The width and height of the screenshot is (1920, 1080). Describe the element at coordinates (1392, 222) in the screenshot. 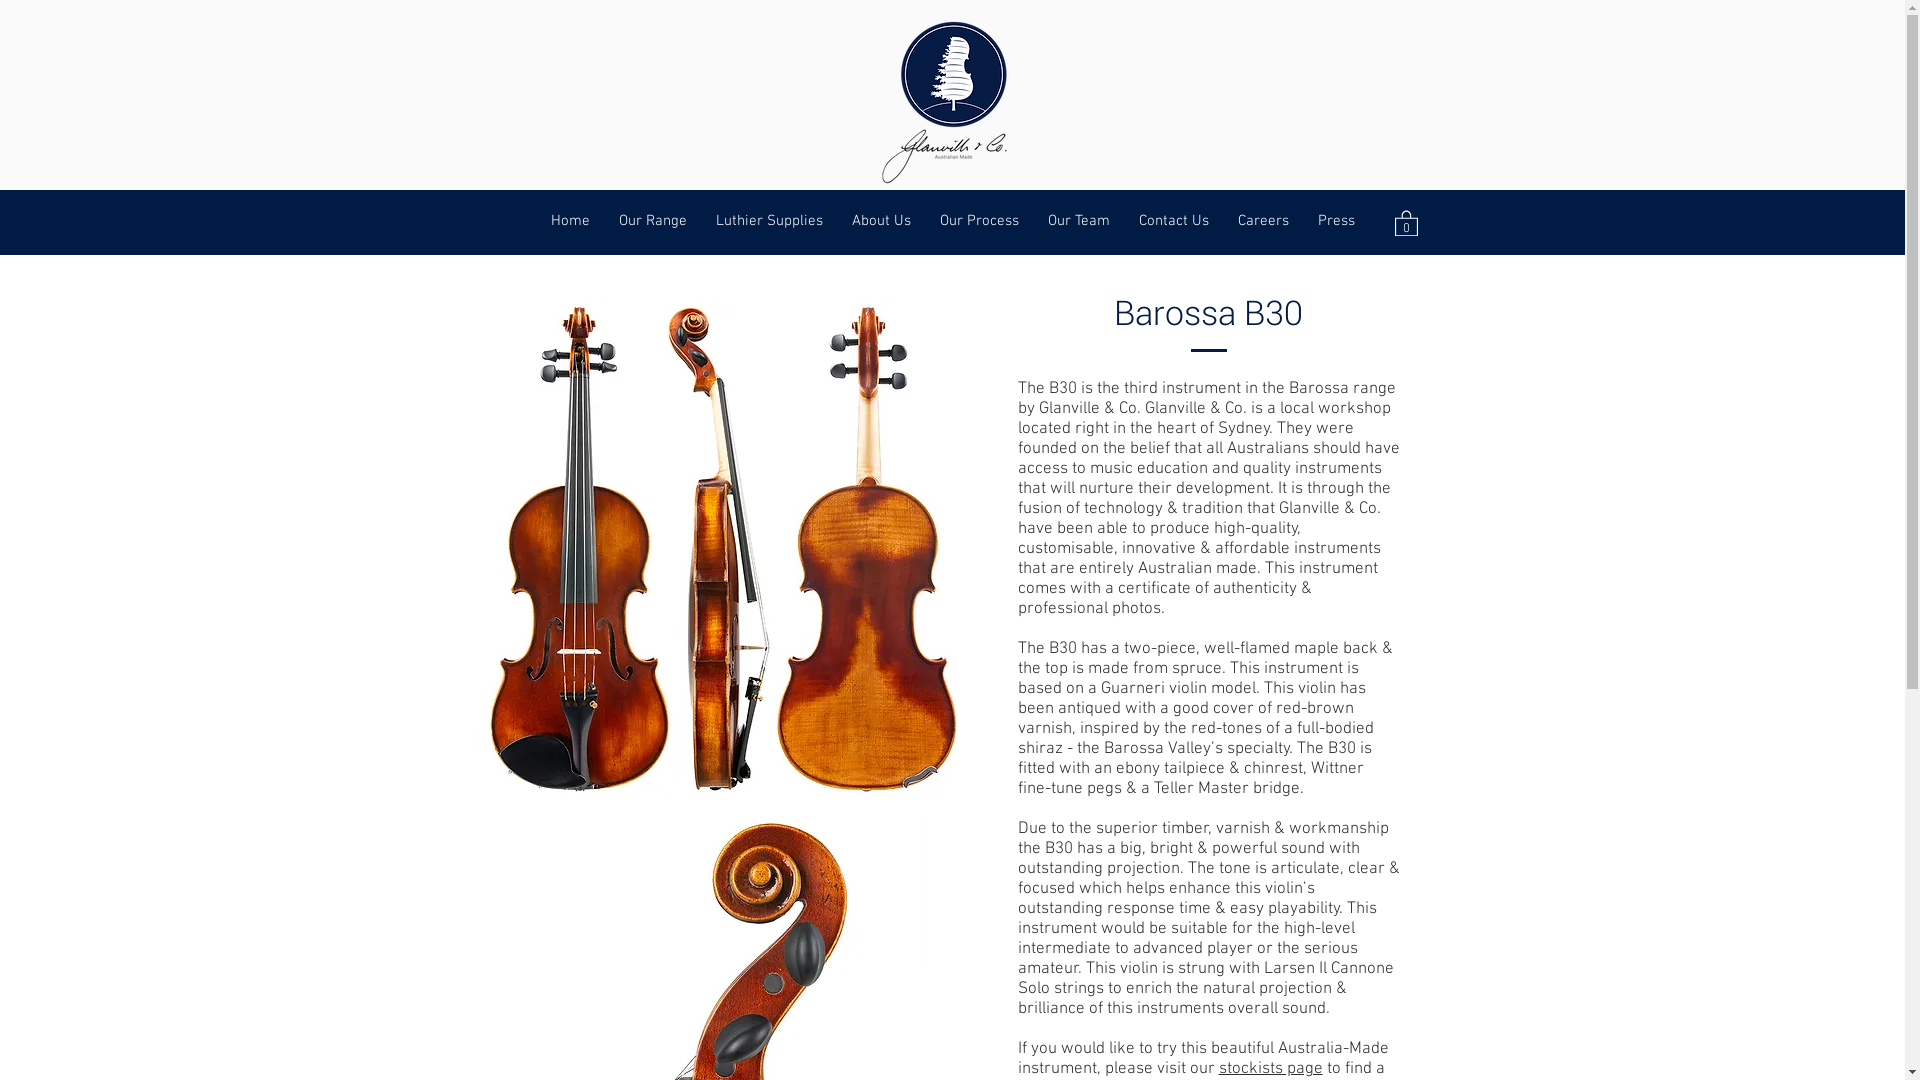

I see `'0'` at that location.